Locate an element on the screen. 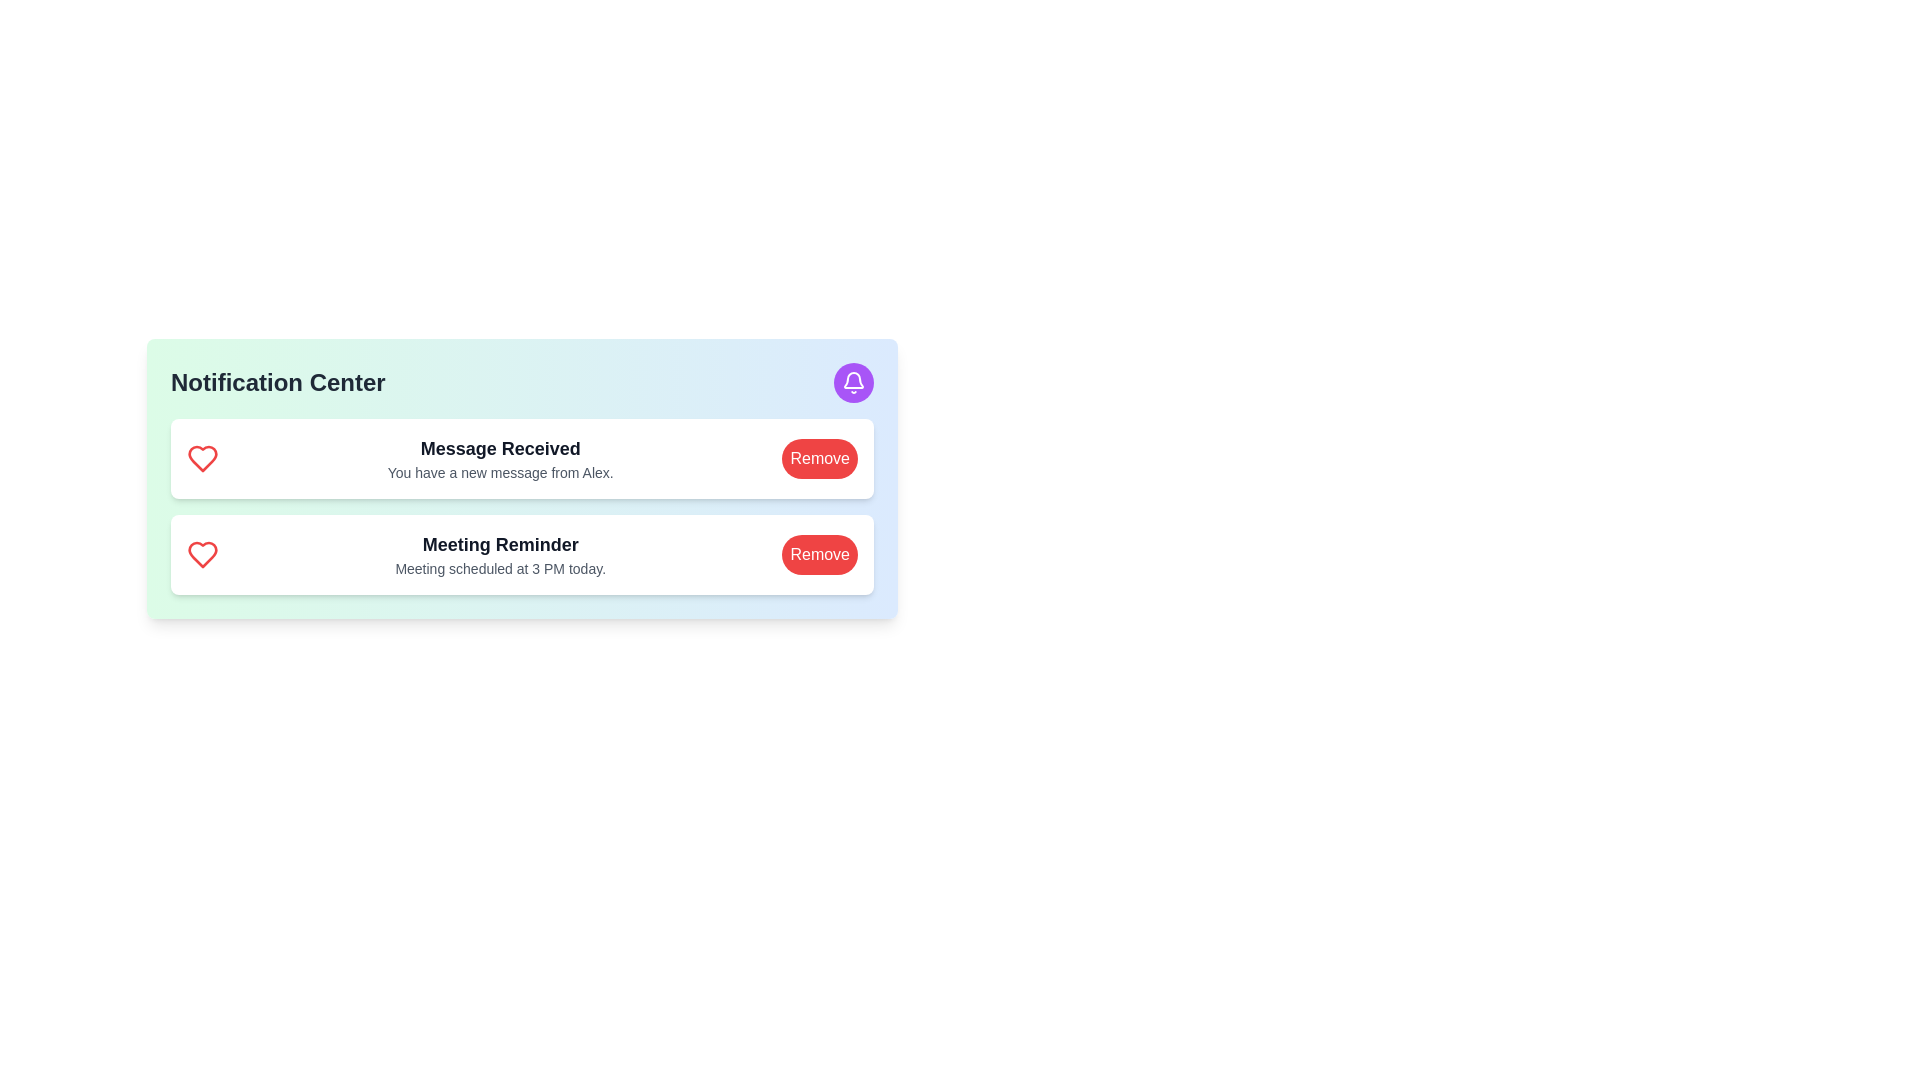  the button located at the far right of the notification card, which dismisses or deletes the notification associated with the message from Alex is located at coordinates (820, 459).